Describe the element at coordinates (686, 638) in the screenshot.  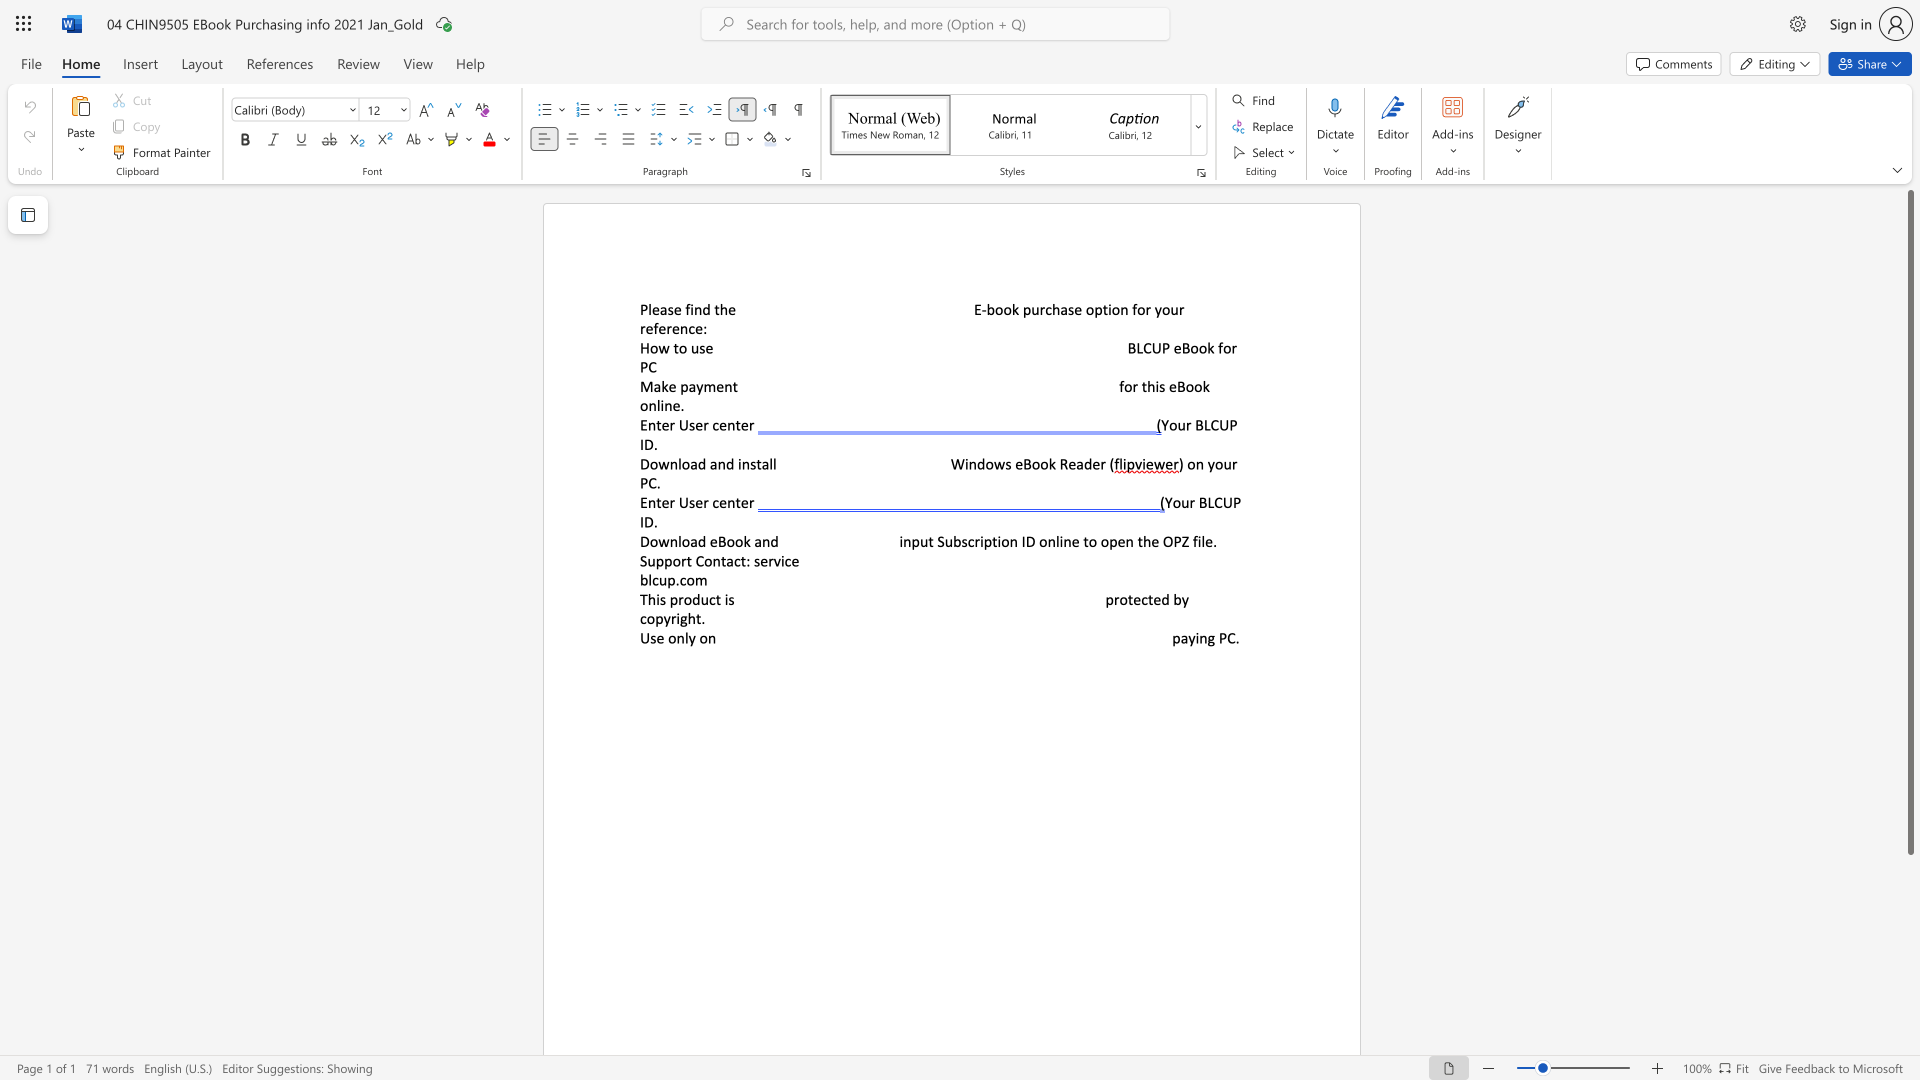
I see `the 1th character "l" in the text` at that location.